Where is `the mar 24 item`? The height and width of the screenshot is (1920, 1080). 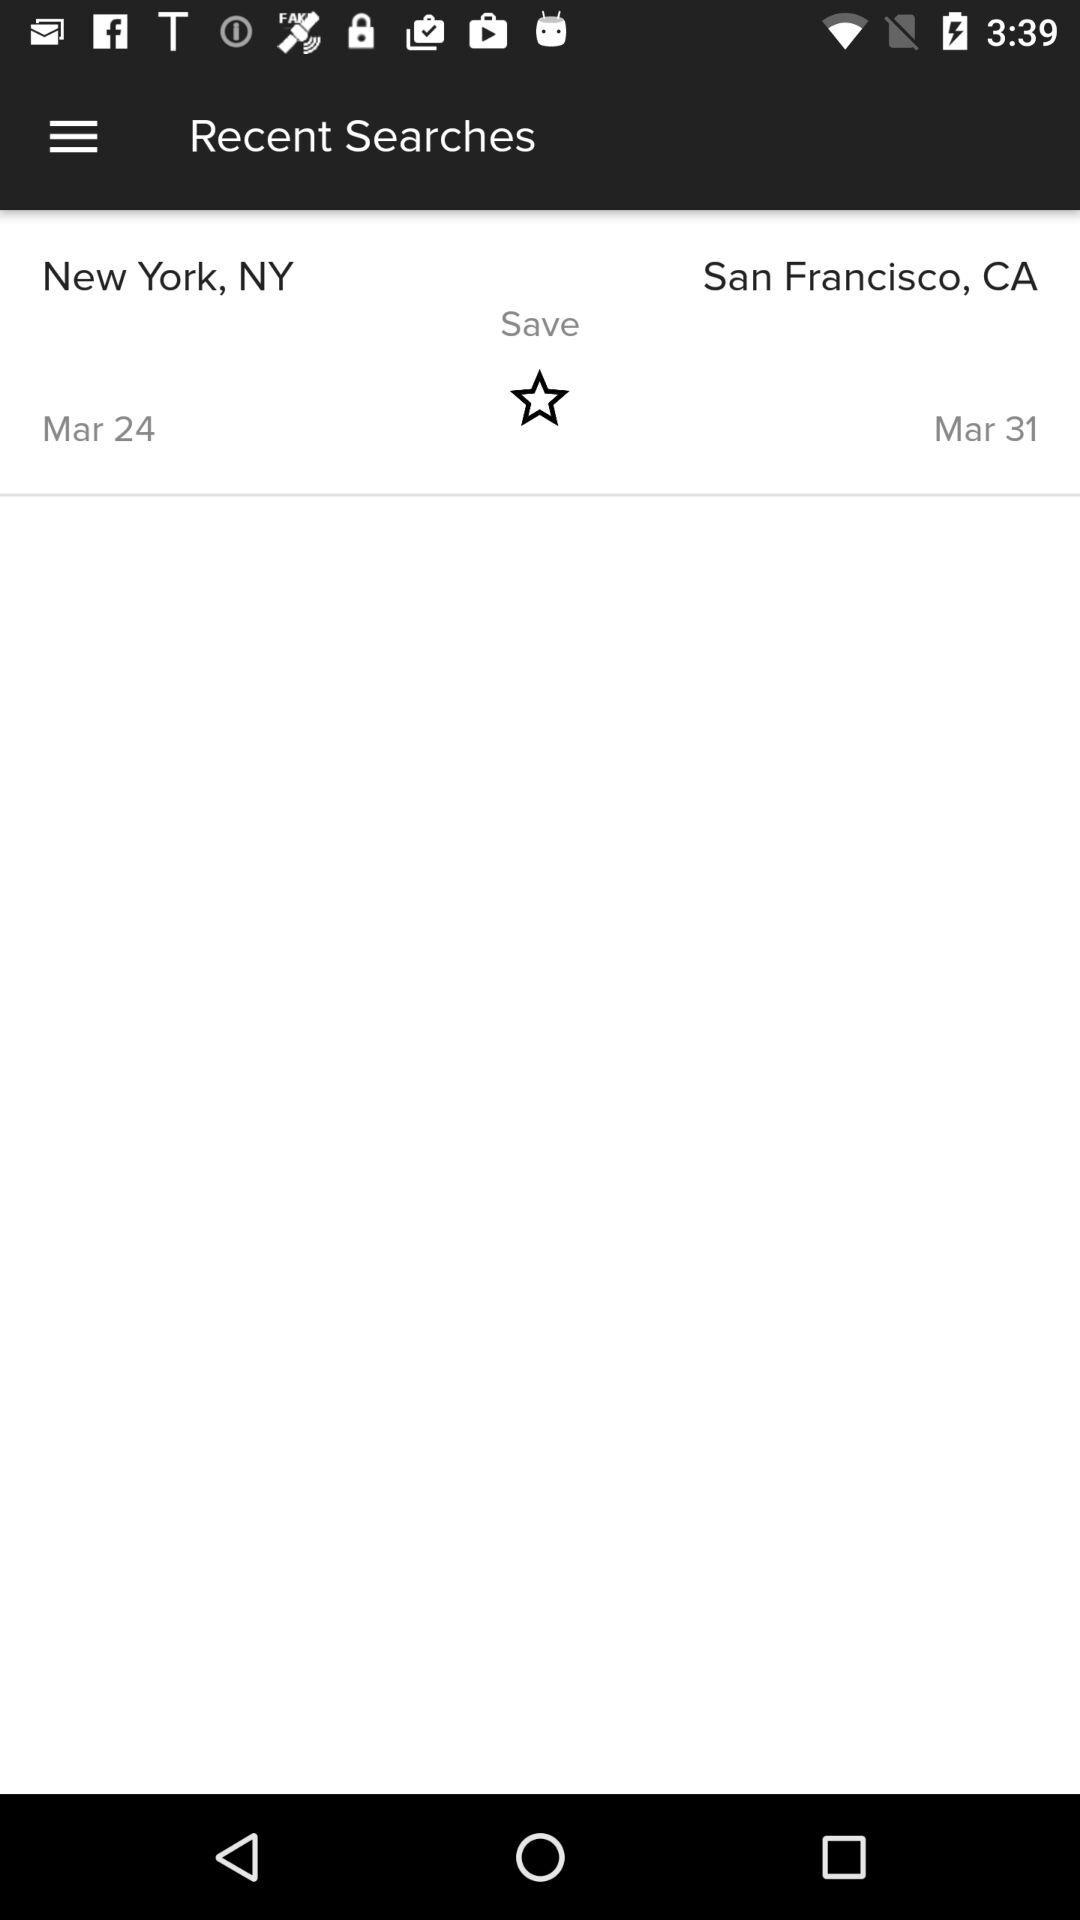 the mar 24 item is located at coordinates (240, 398).